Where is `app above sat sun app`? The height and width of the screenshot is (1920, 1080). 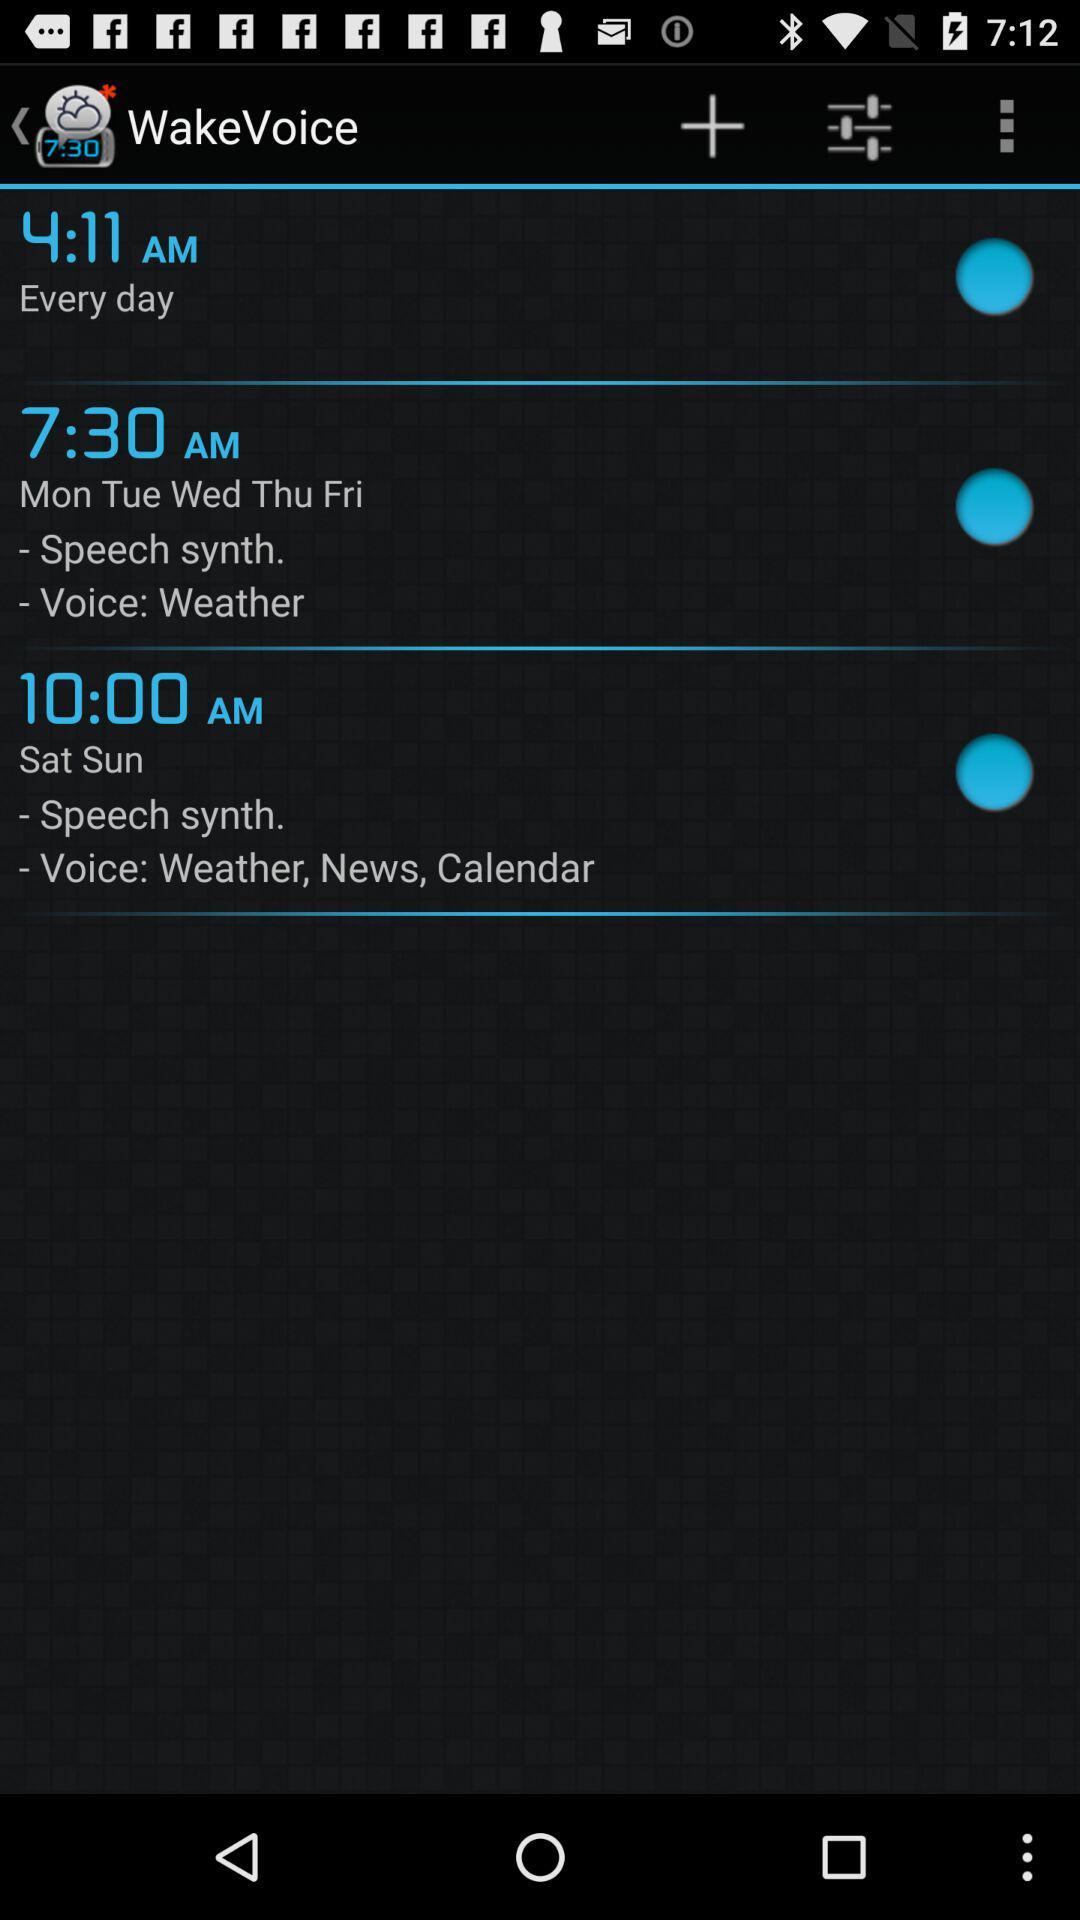 app above sat sun app is located at coordinates (112, 694).